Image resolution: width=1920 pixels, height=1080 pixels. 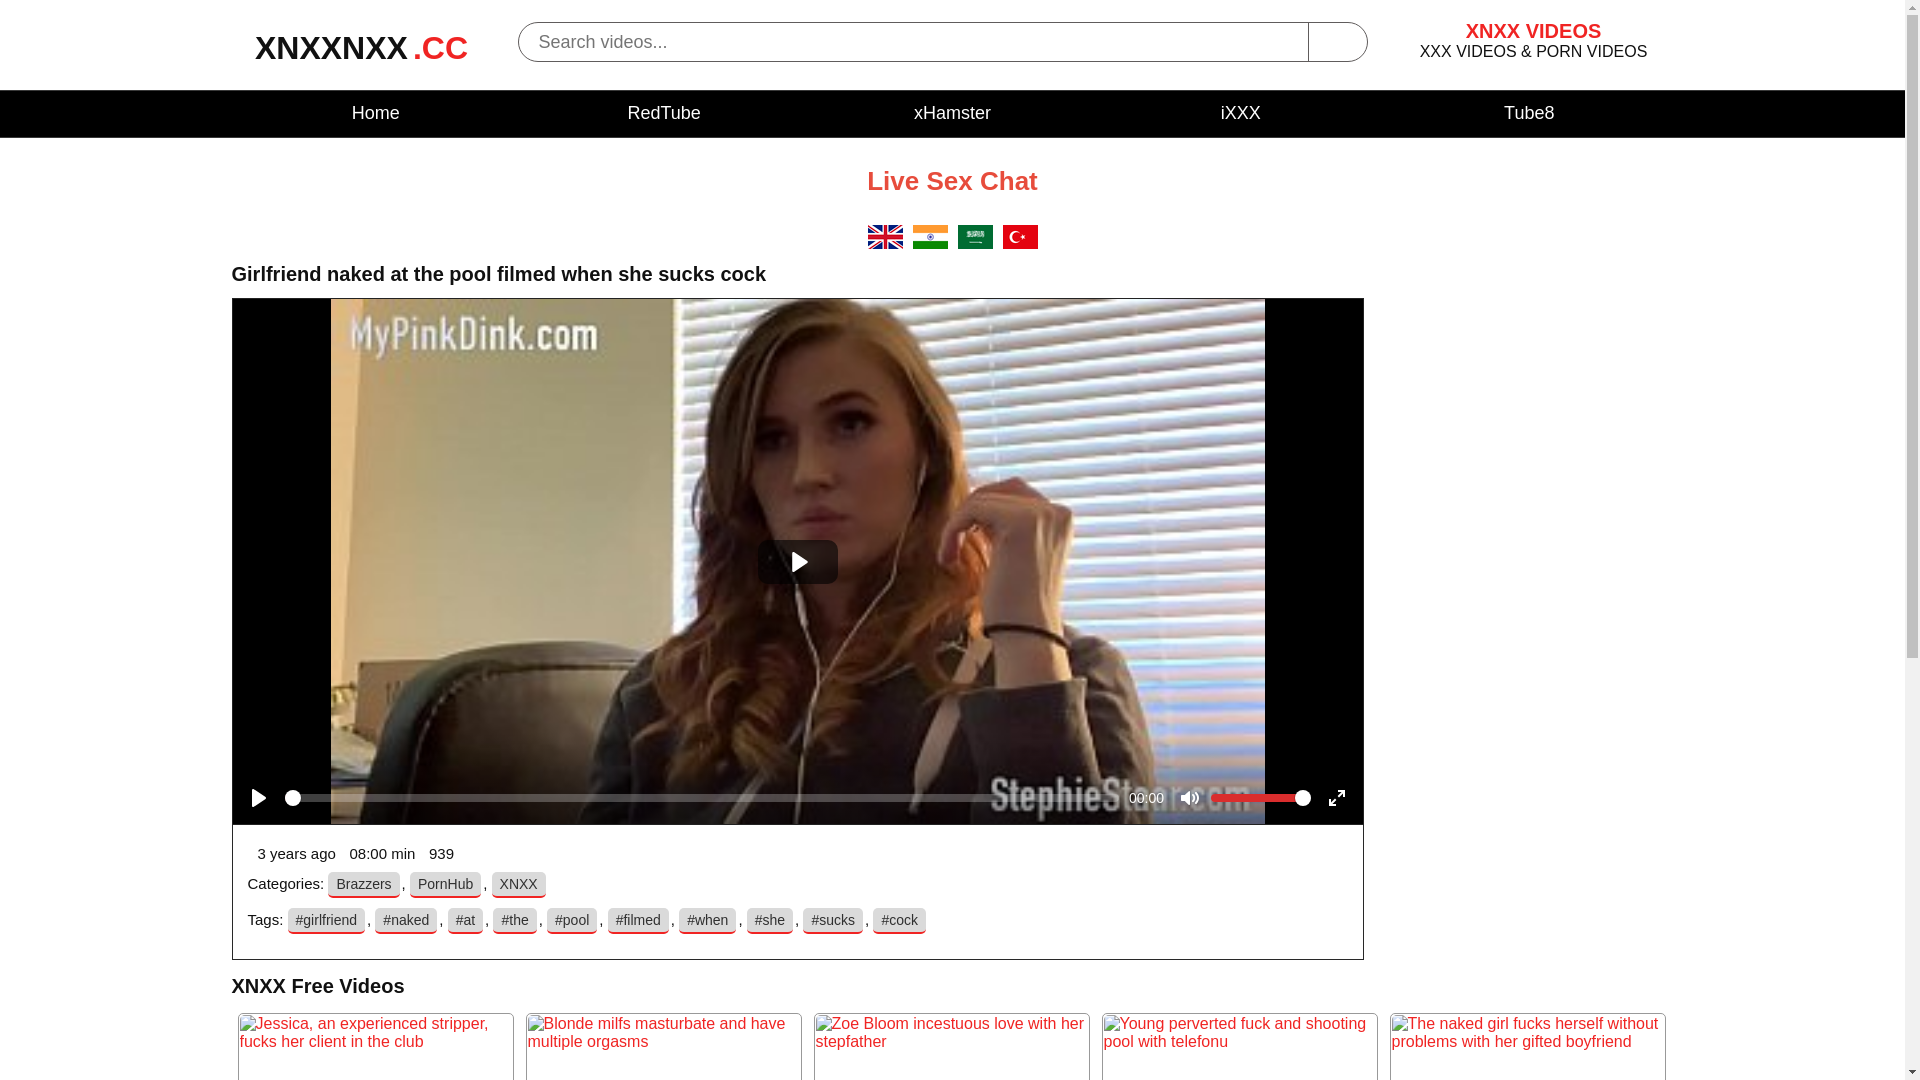 I want to click on '#pool', so click(x=570, y=921).